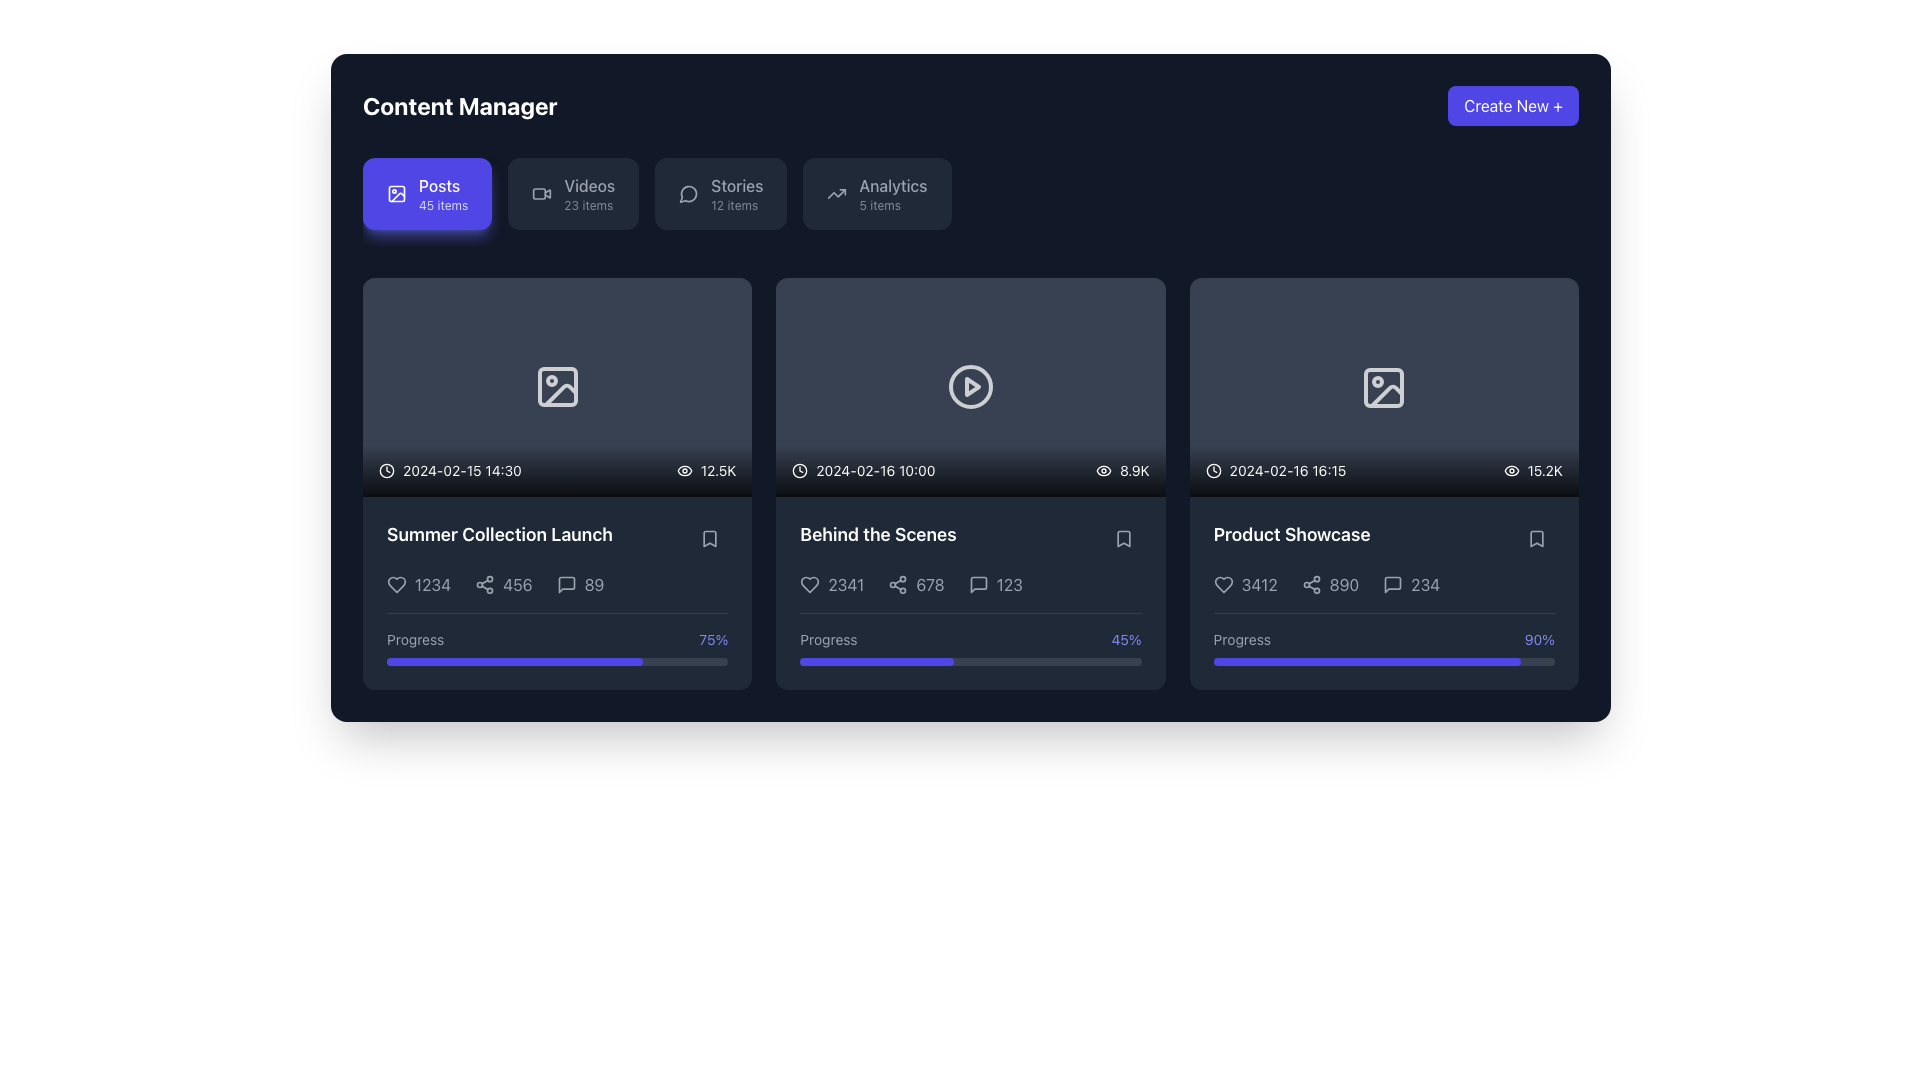 The image size is (1920, 1080). I want to click on the clock icon located to the left of the text '2024-02-16 10:00' in the 'Behind the Scenes' panel, so click(800, 470).